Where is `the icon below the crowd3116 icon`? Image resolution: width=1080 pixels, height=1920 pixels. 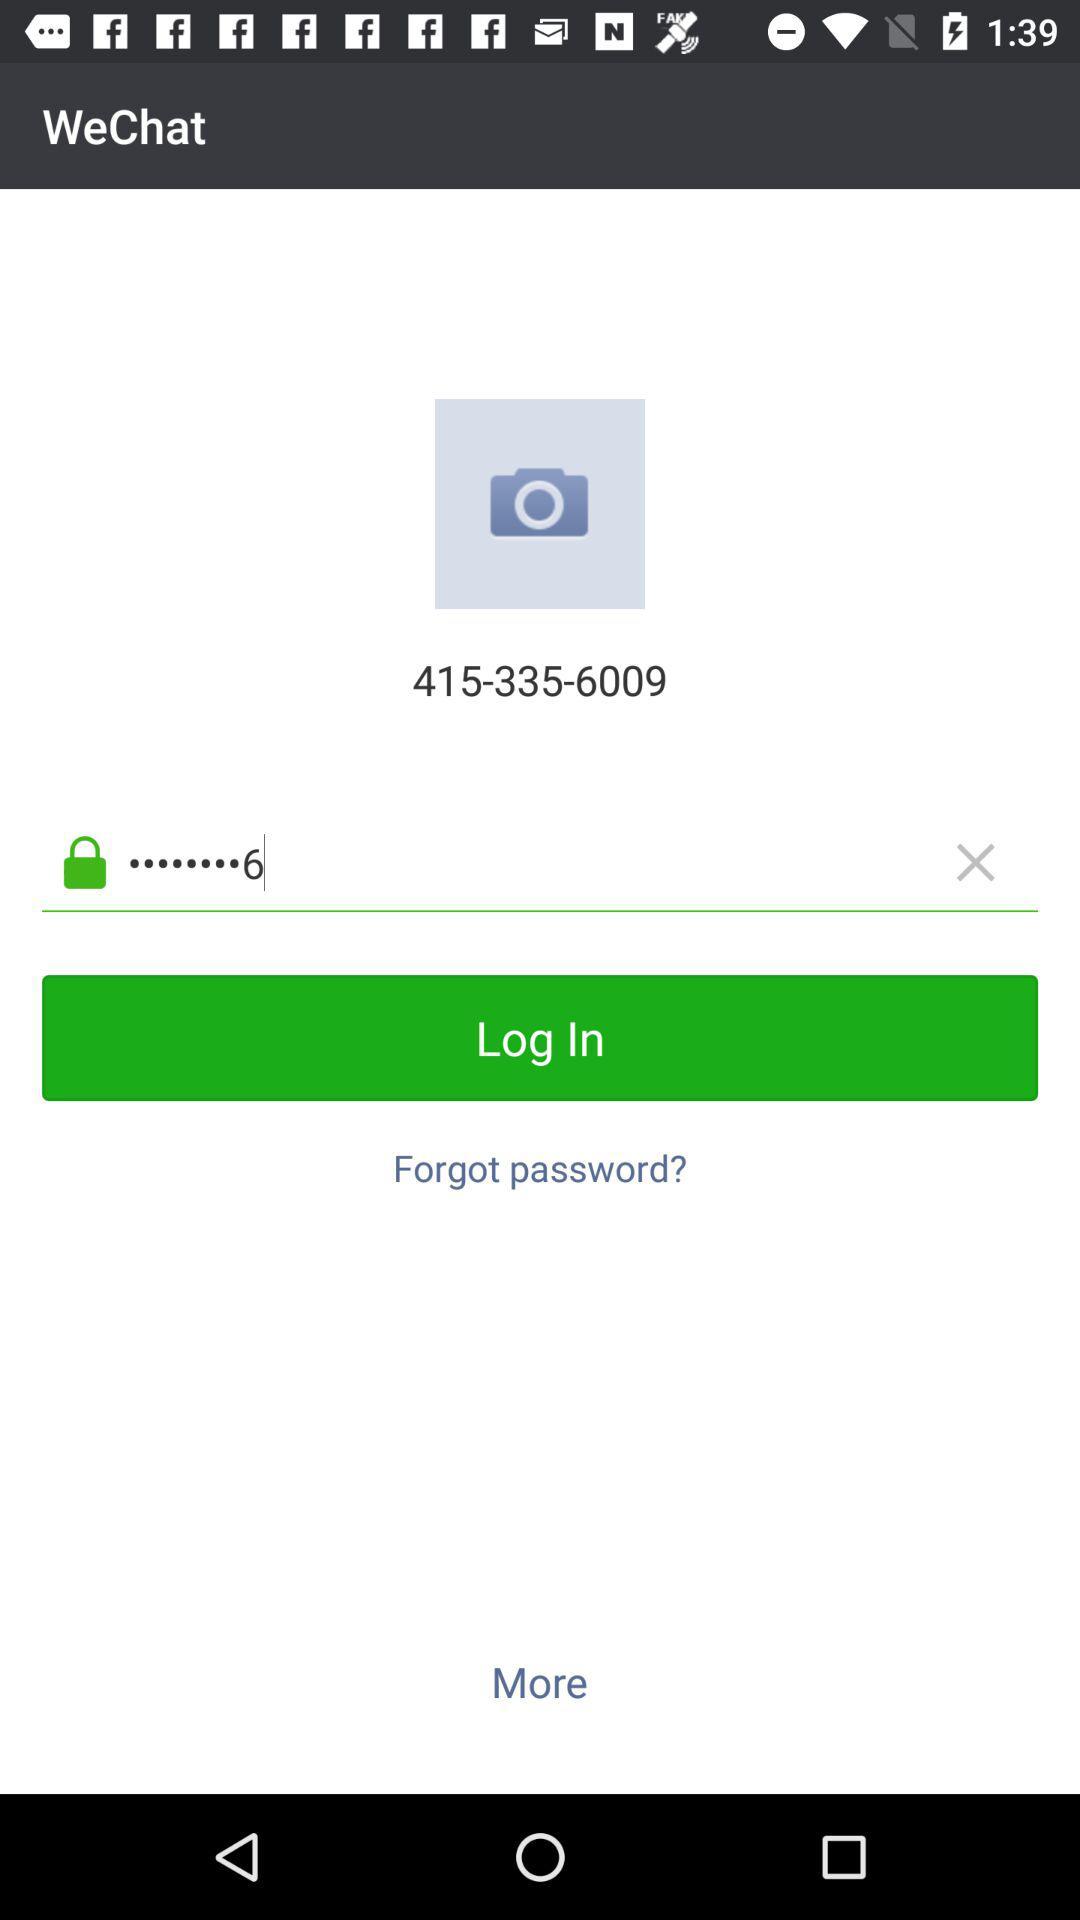 the icon below the crowd3116 icon is located at coordinates (540, 1037).